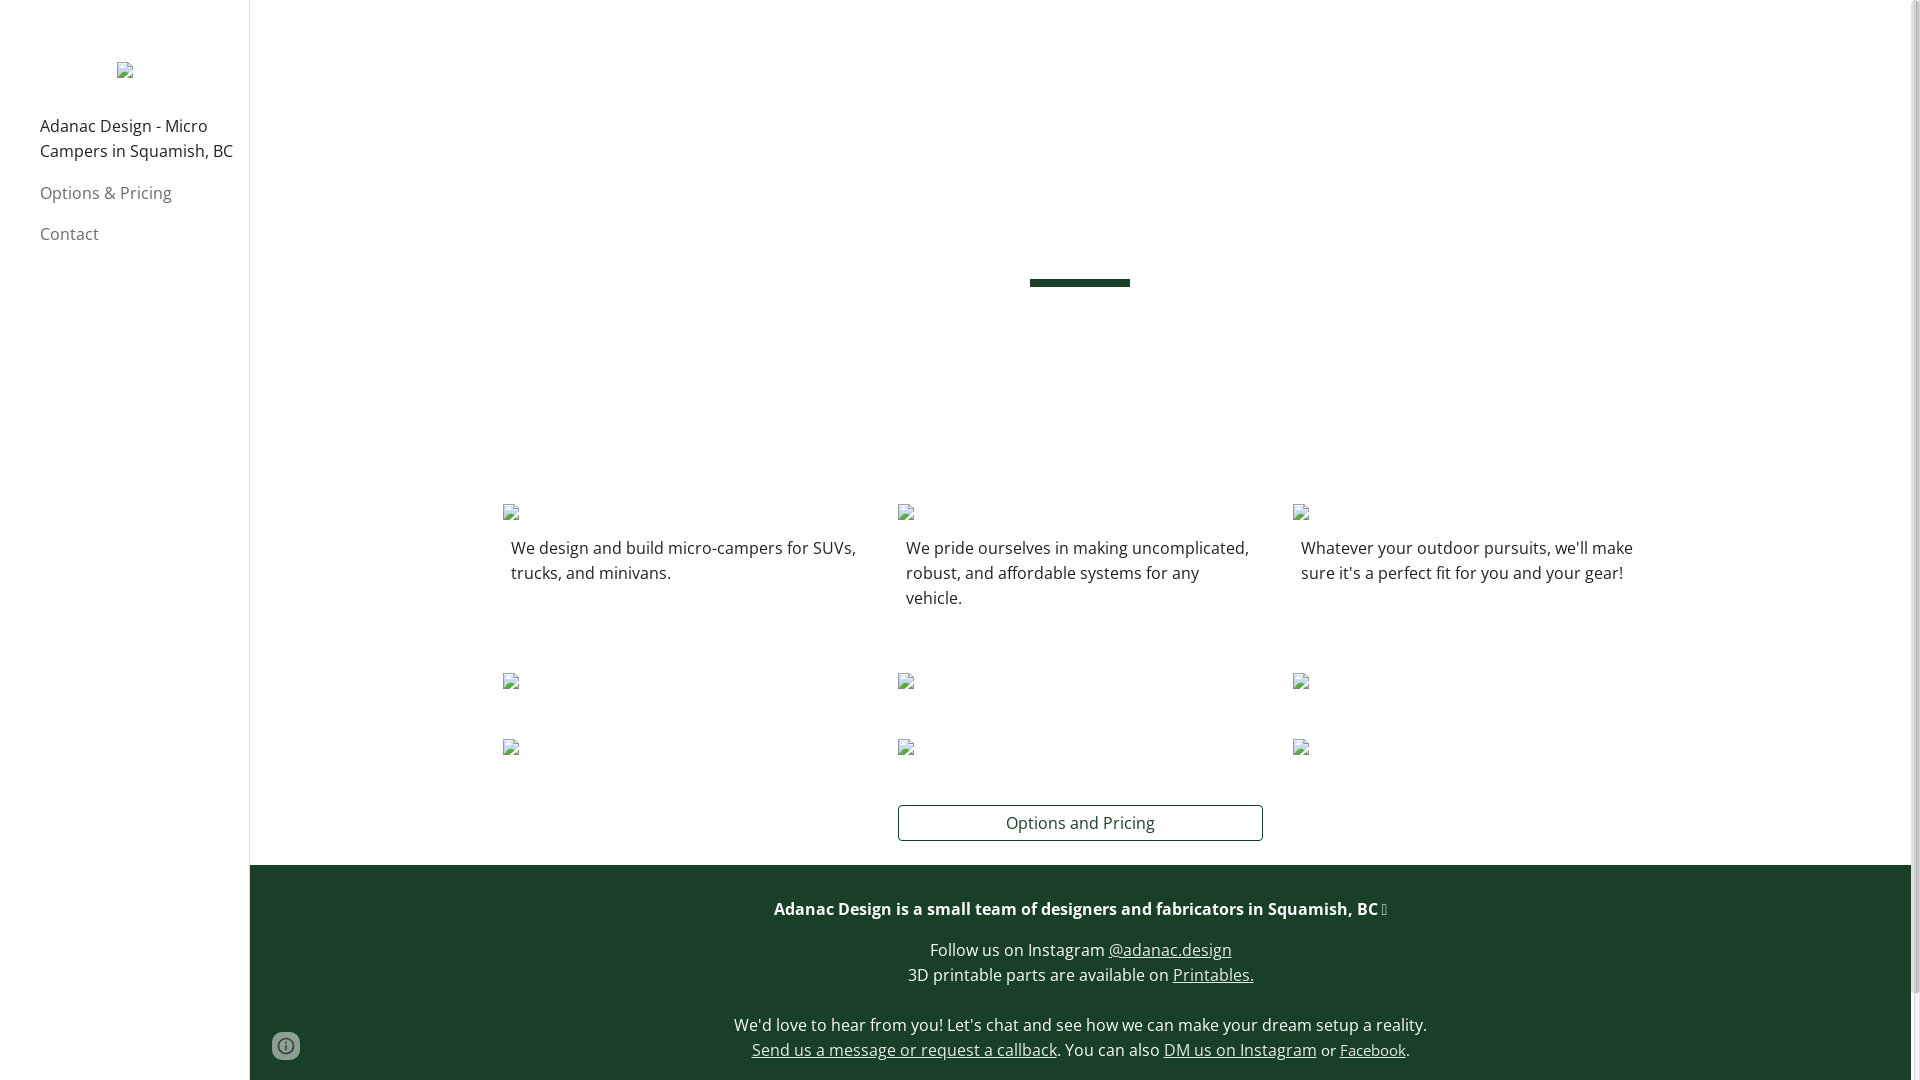 This screenshot has width=1920, height=1080. What do you see at coordinates (35, 193) in the screenshot?
I see `'Options & Pricing'` at bounding box center [35, 193].